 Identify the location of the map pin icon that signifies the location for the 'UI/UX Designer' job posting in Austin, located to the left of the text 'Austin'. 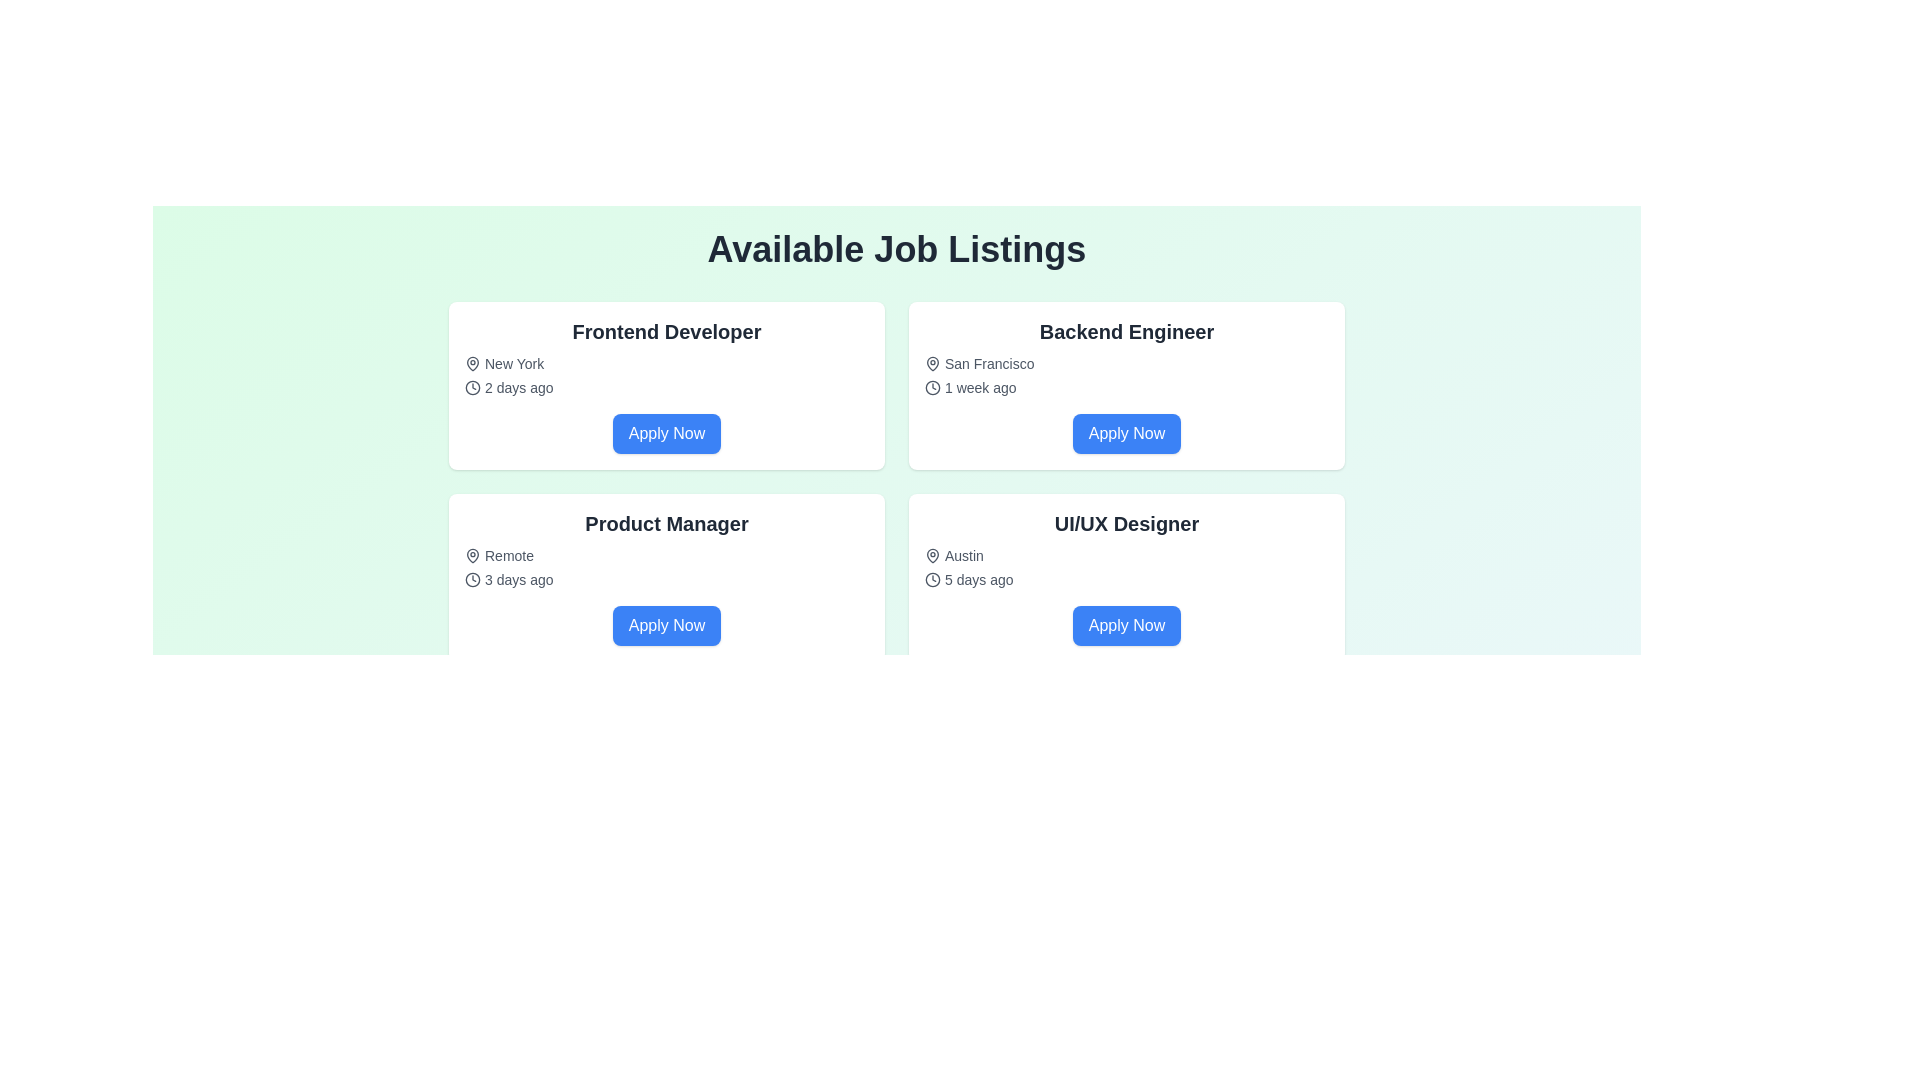
(931, 555).